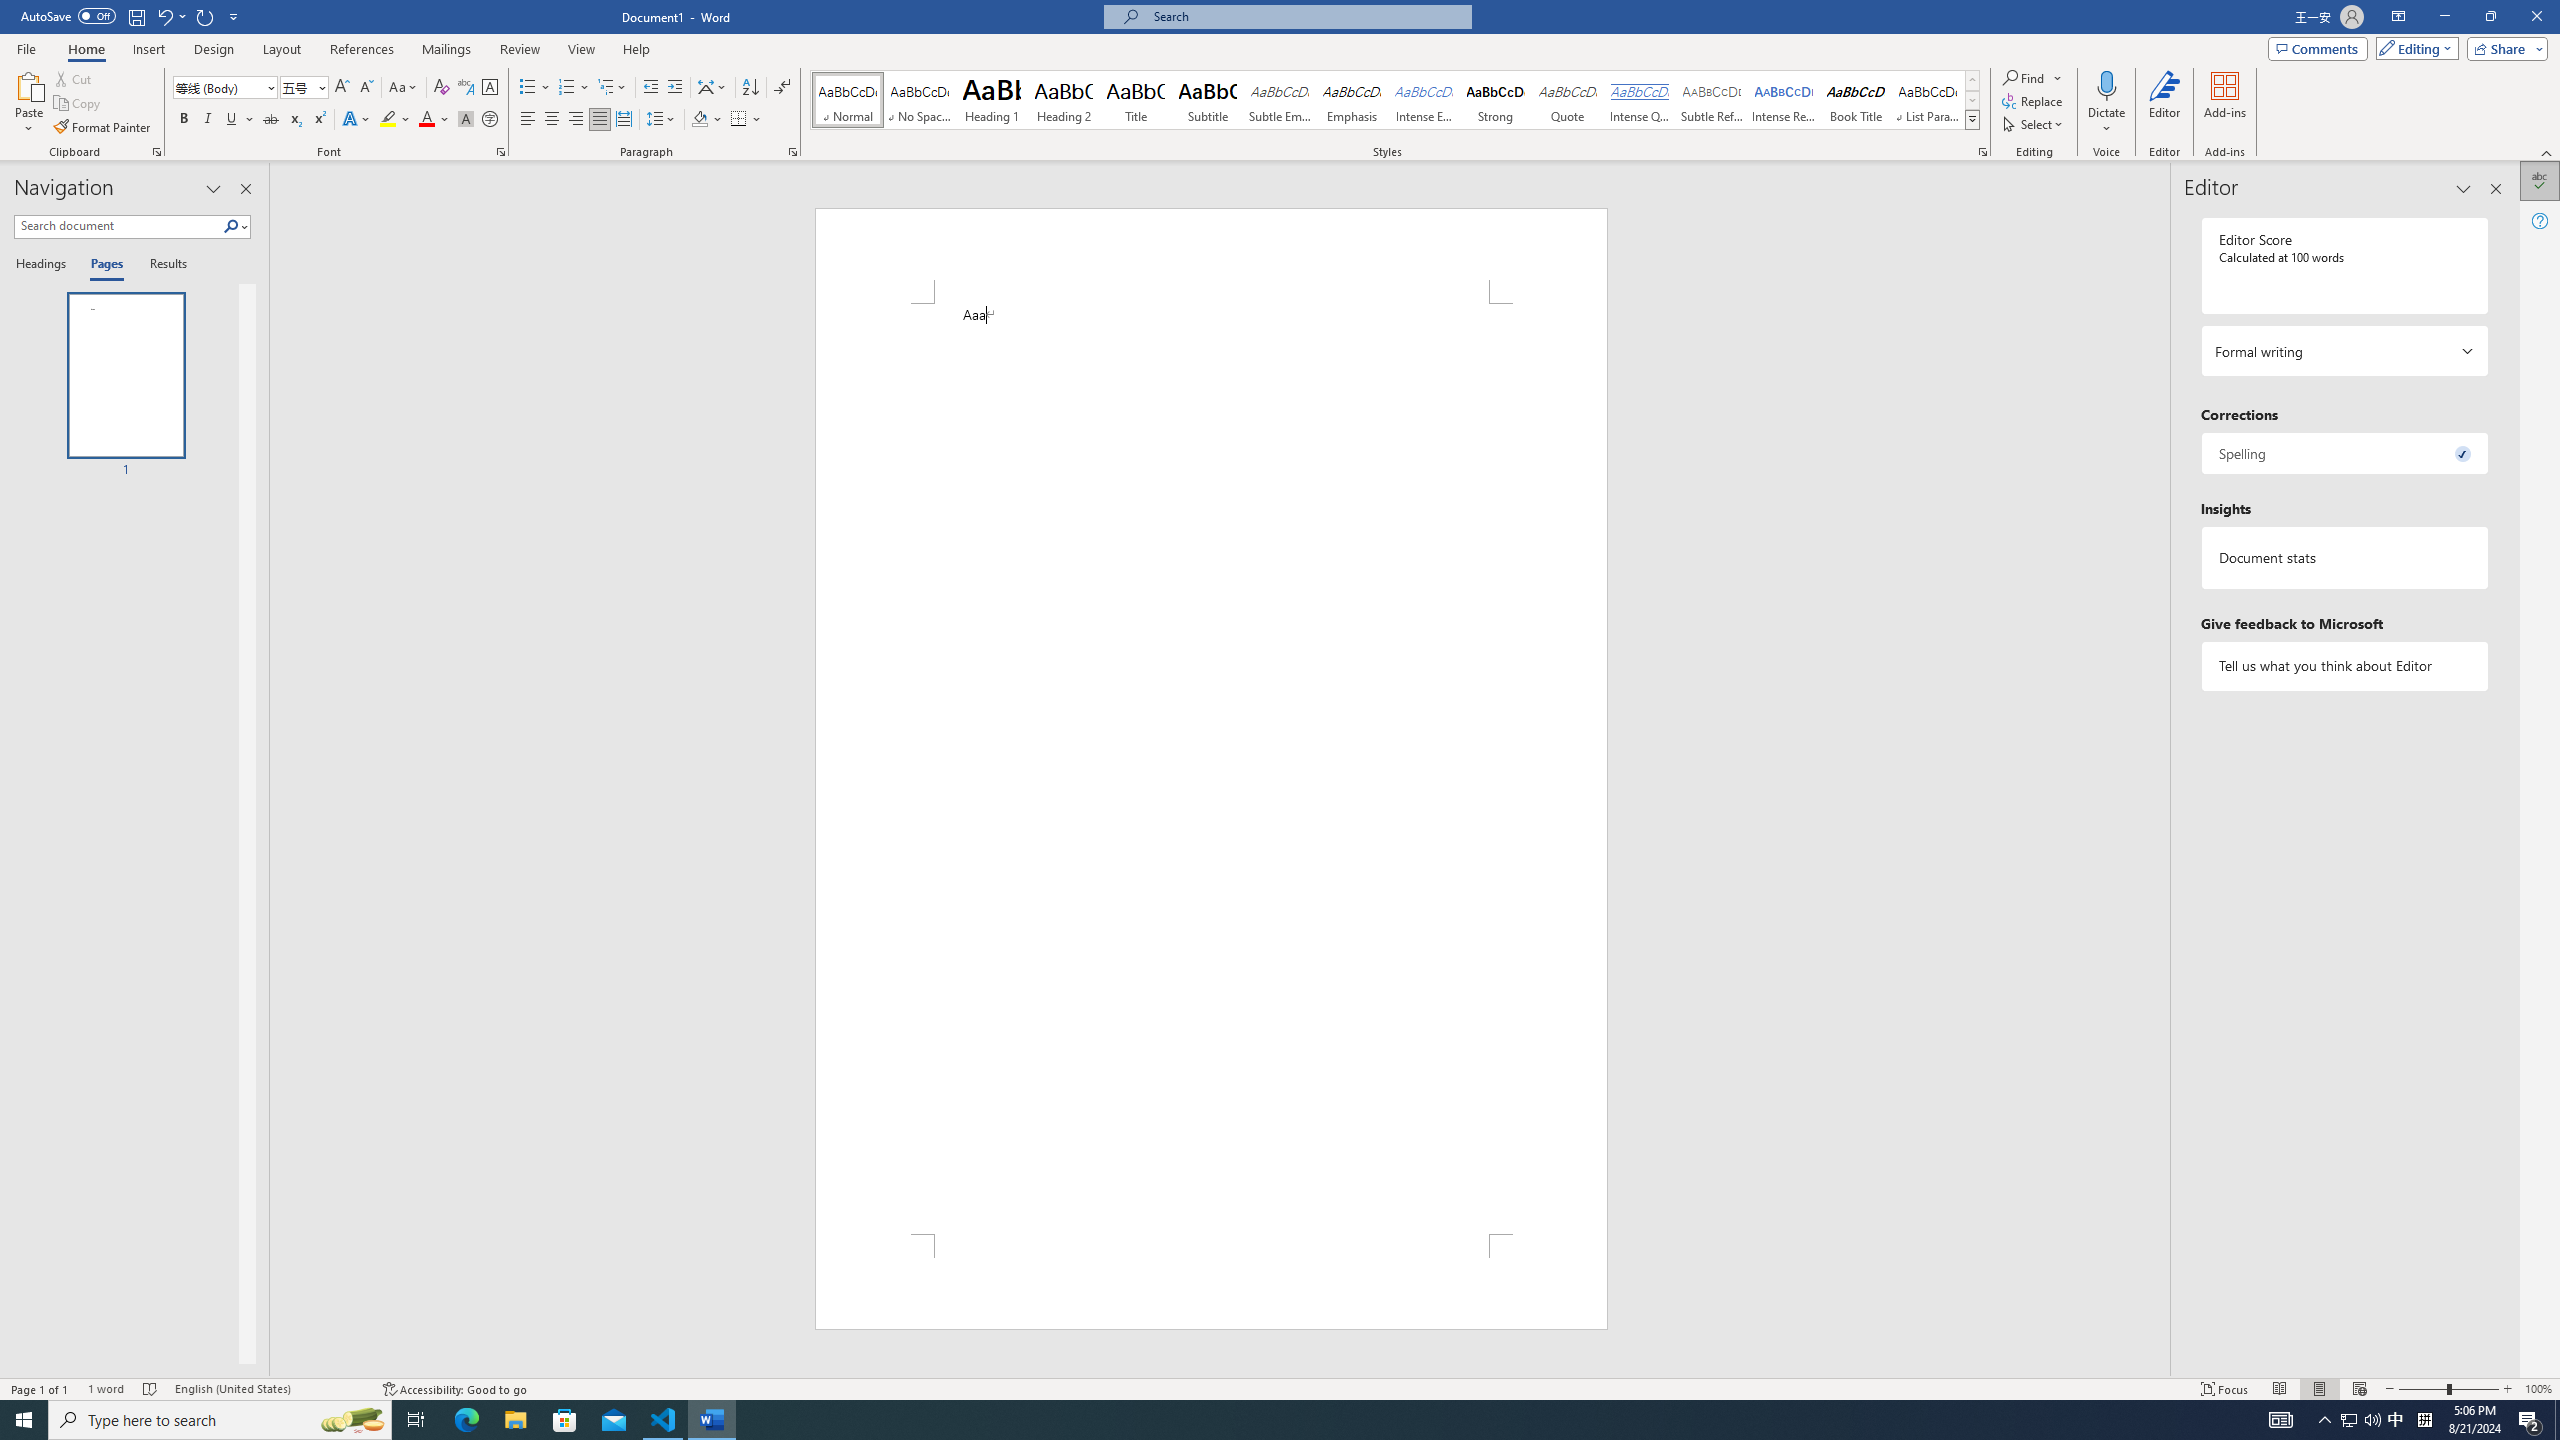  What do you see at coordinates (2343, 666) in the screenshot?
I see `'Tell us what you think about Editor'` at bounding box center [2343, 666].